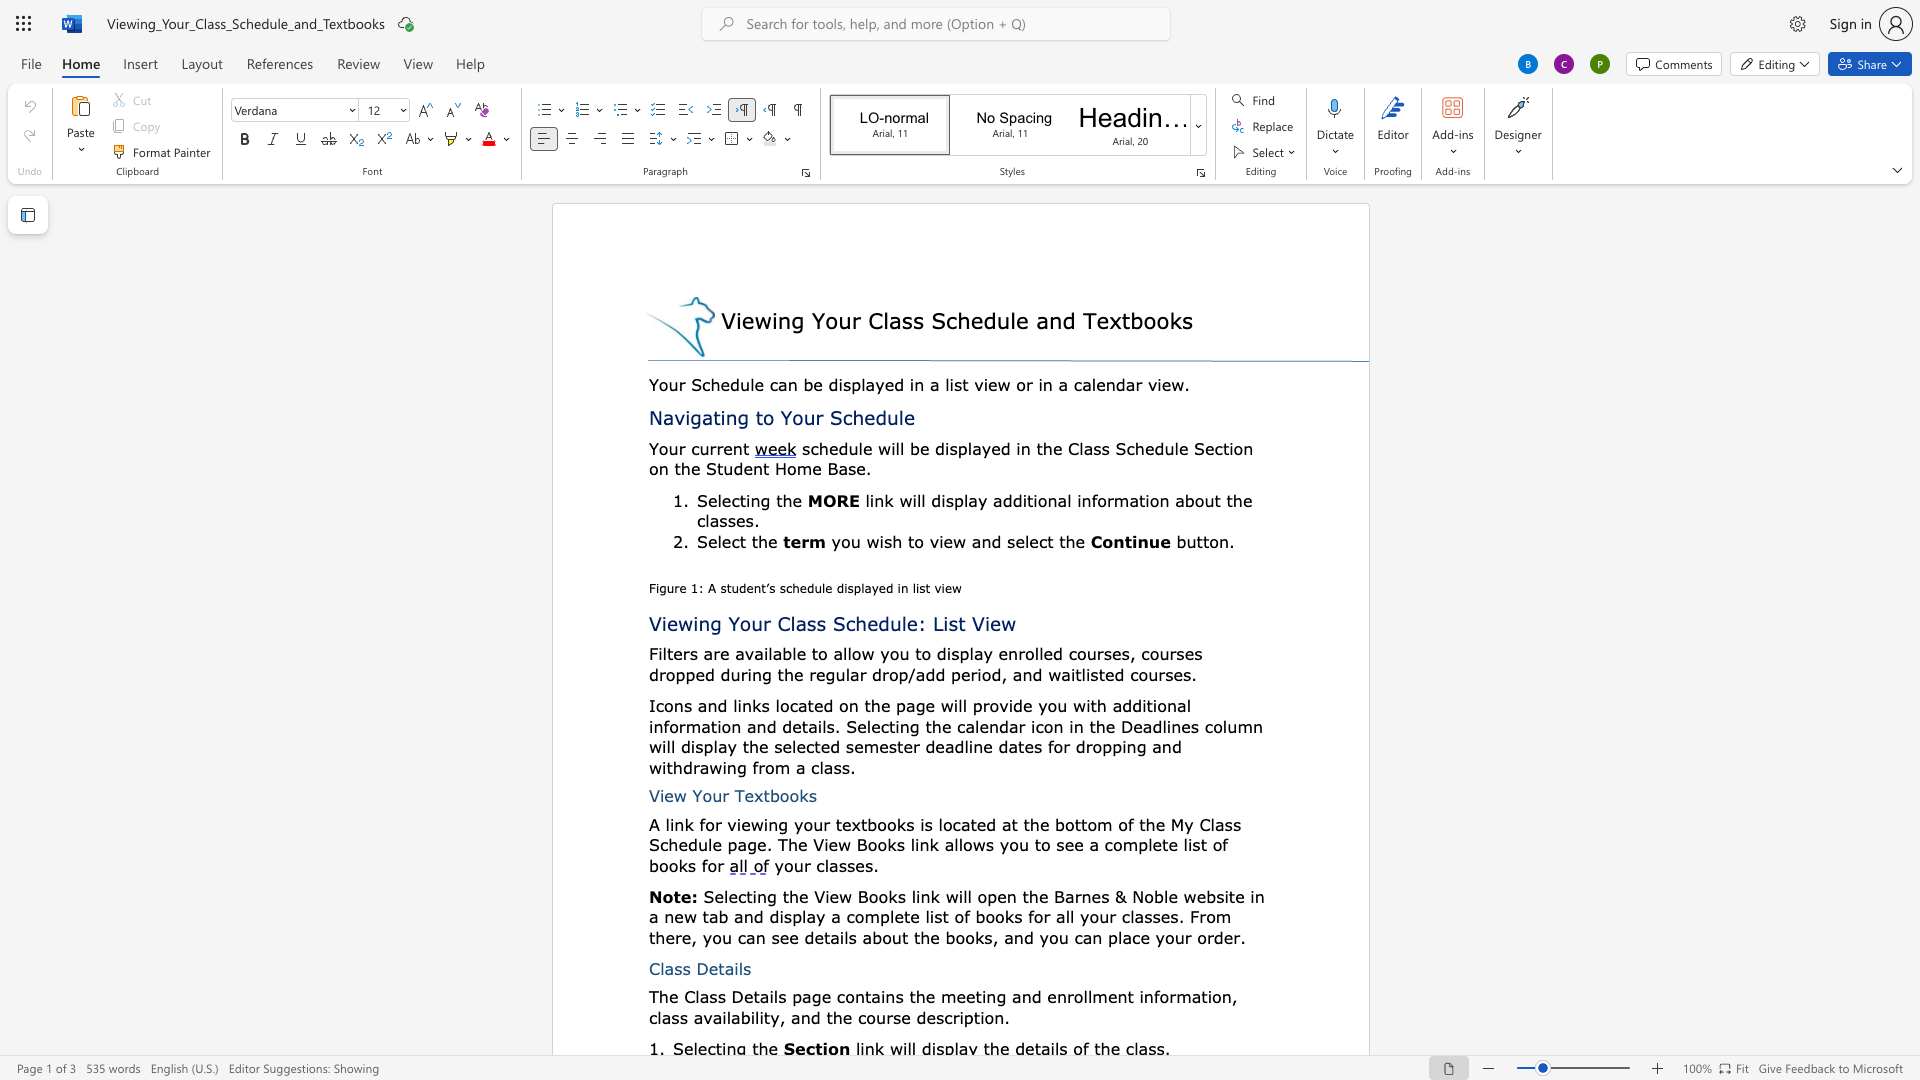 The image size is (1920, 1080). What do you see at coordinates (922, 499) in the screenshot?
I see `the 3th character "l" in the text` at bounding box center [922, 499].